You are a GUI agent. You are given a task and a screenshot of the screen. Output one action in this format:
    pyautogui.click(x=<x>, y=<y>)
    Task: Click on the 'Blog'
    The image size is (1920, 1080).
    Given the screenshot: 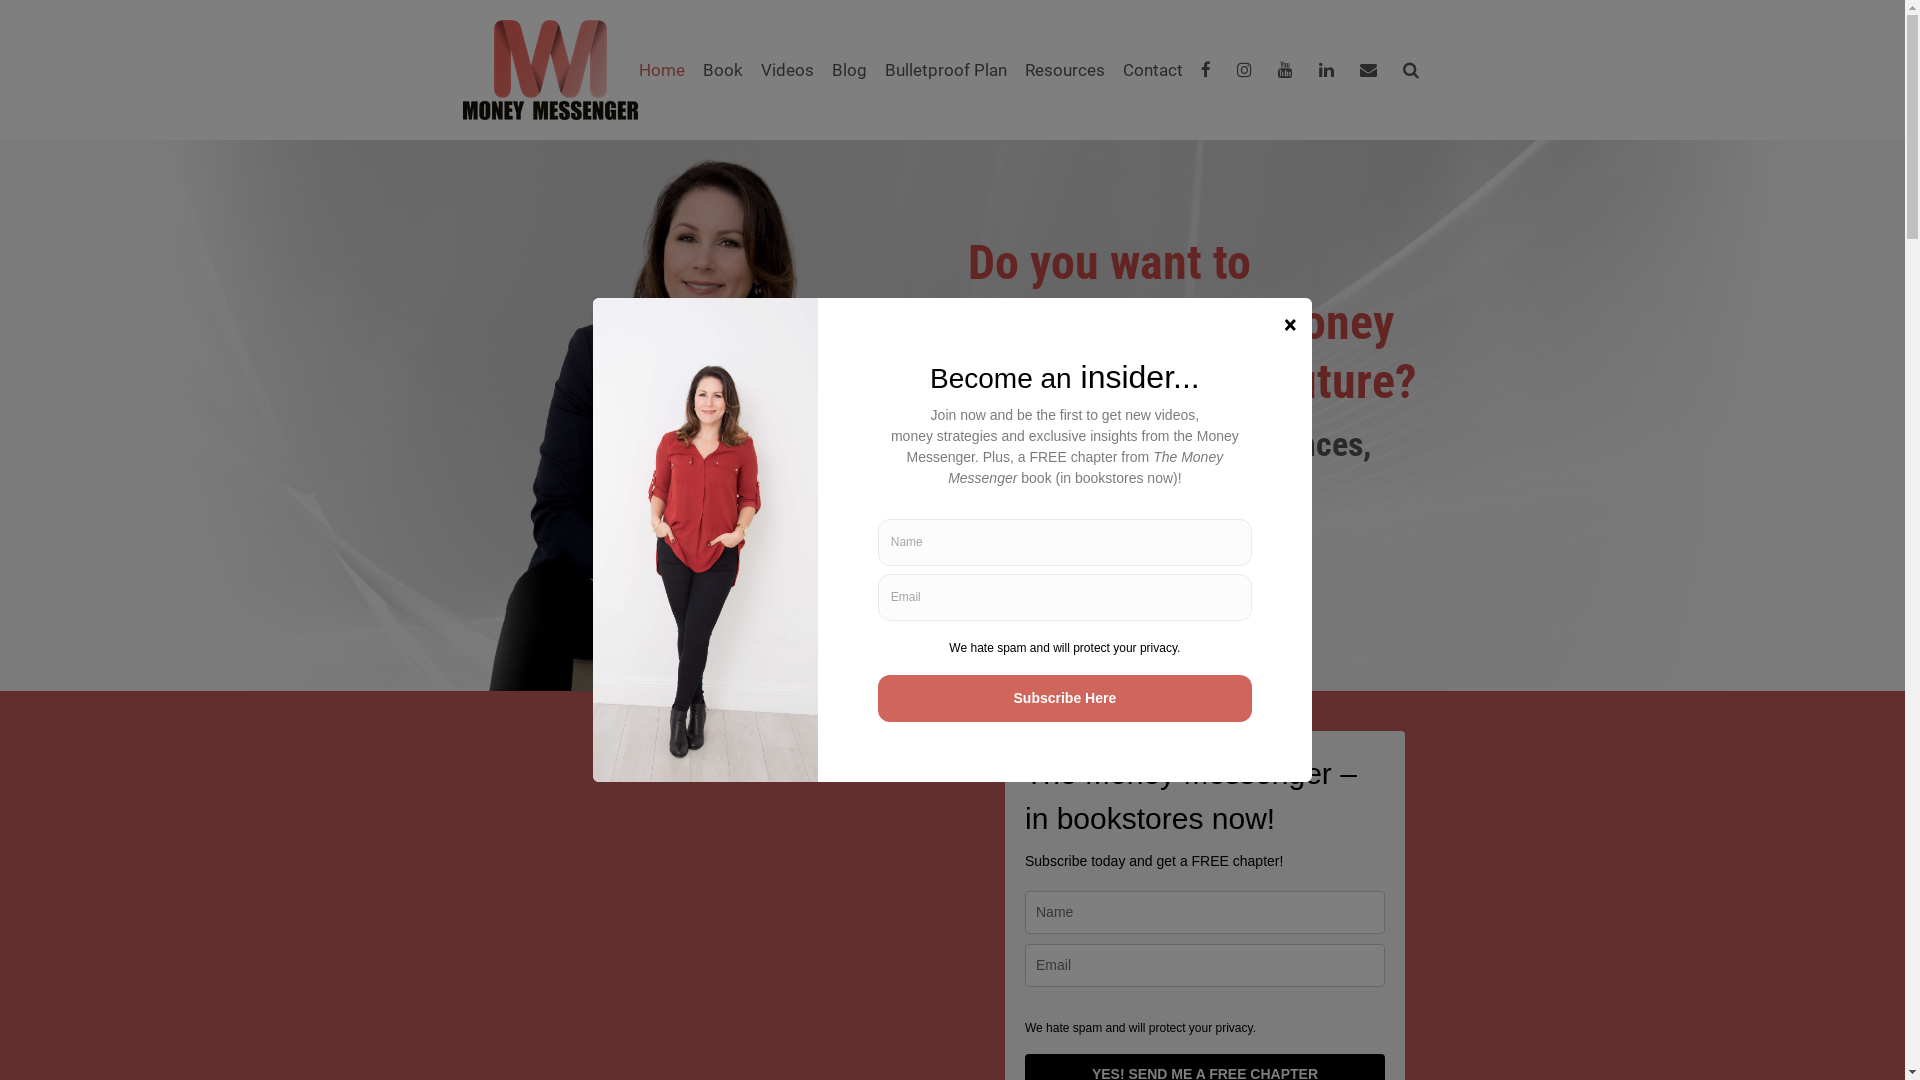 What is the action you would take?
    pyautogui.click(x=848, y=68)
    